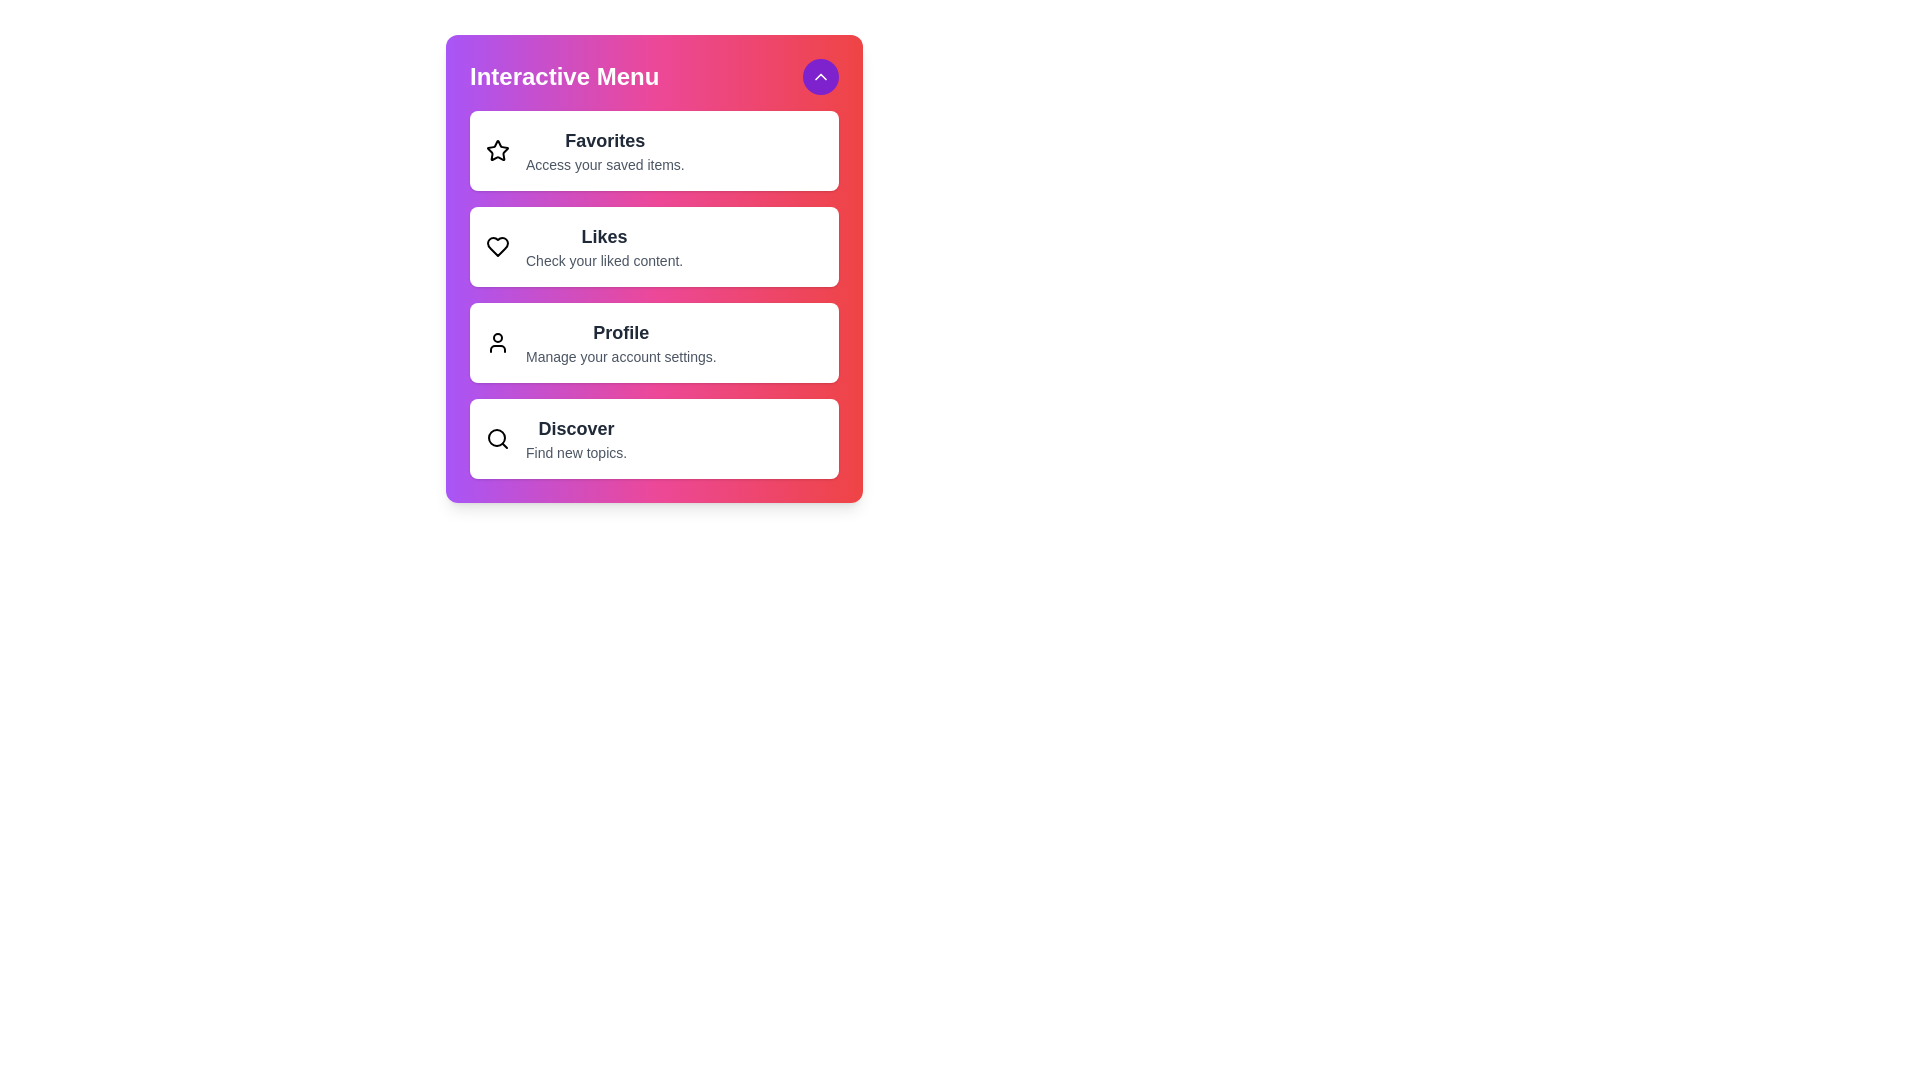  What do you see at coordinates (654, 149) in the screenshot?
I see `the menu item Favorites from the interactive menu` at bounding box center [654, 149].